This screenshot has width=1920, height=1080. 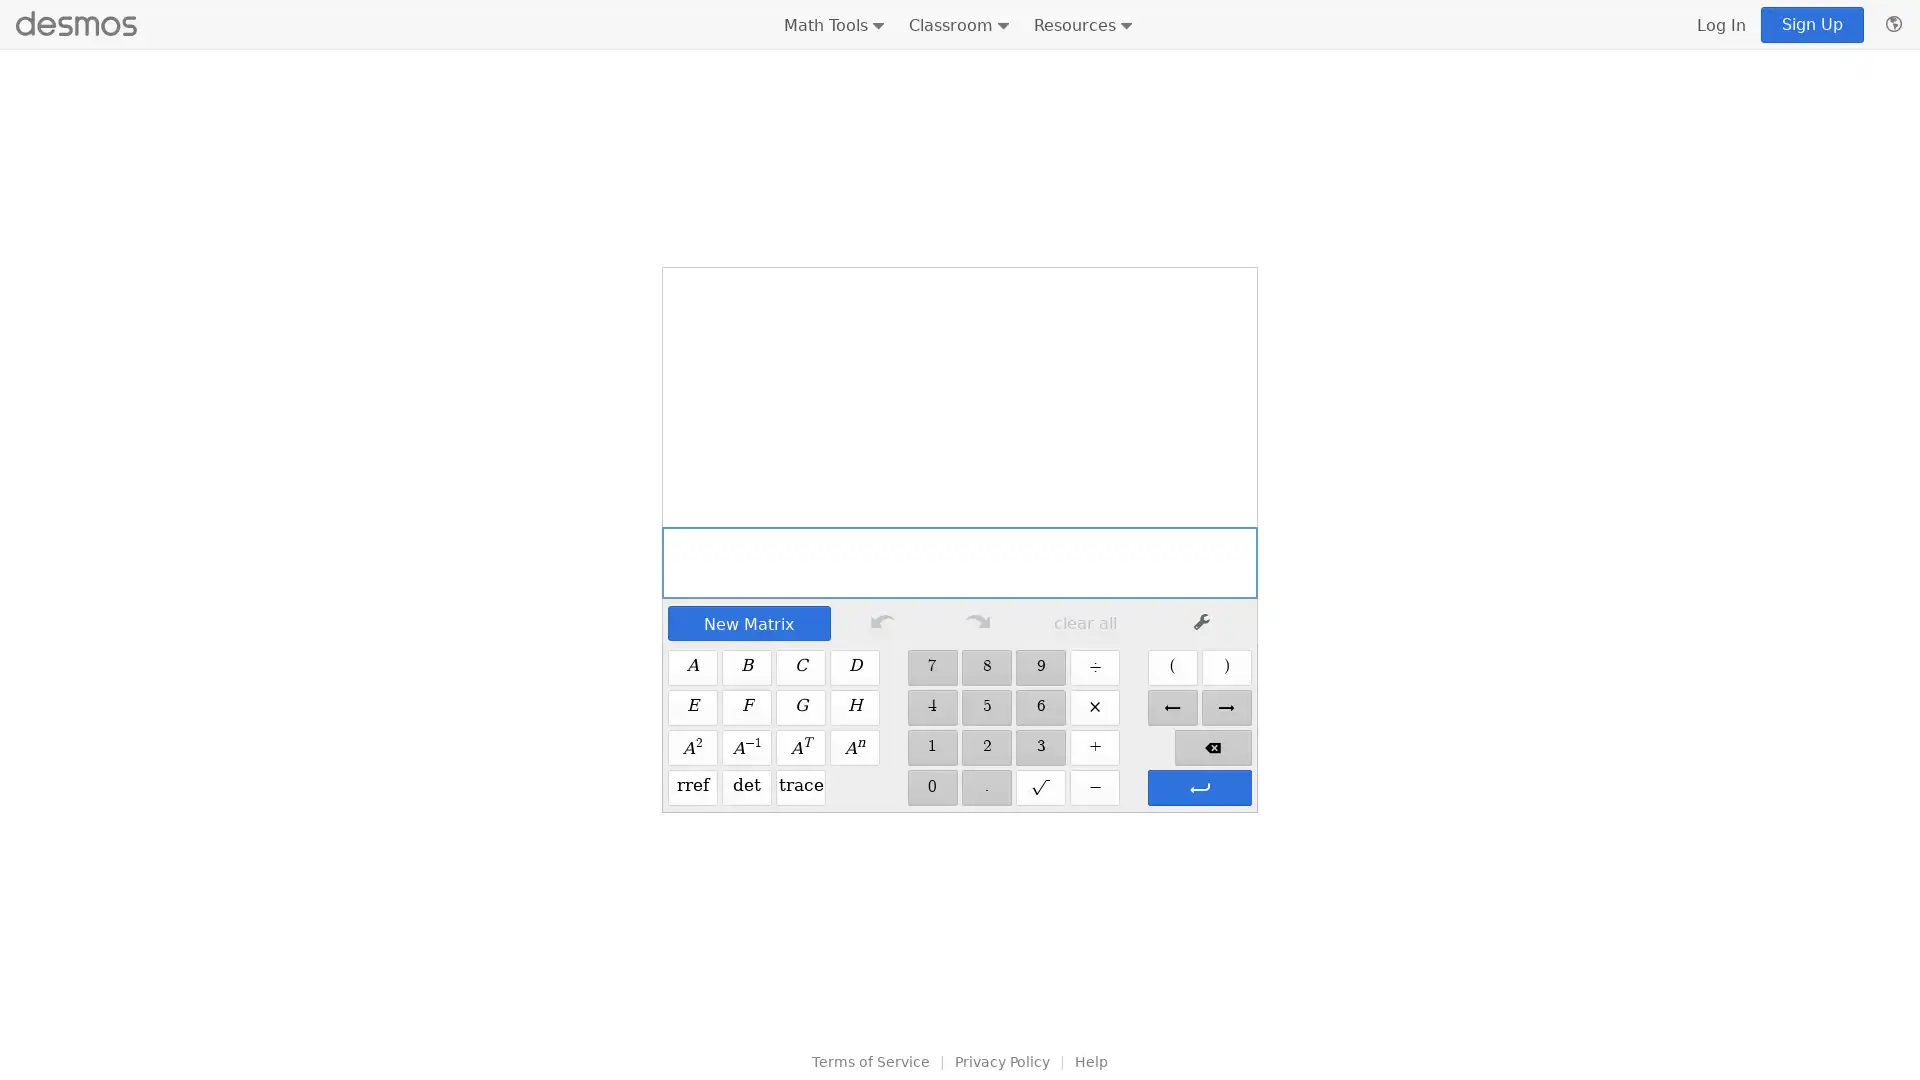 What do you see at coordinates (801, 667) in the screenshot?
I see `C` at bounding box center [801, 667].